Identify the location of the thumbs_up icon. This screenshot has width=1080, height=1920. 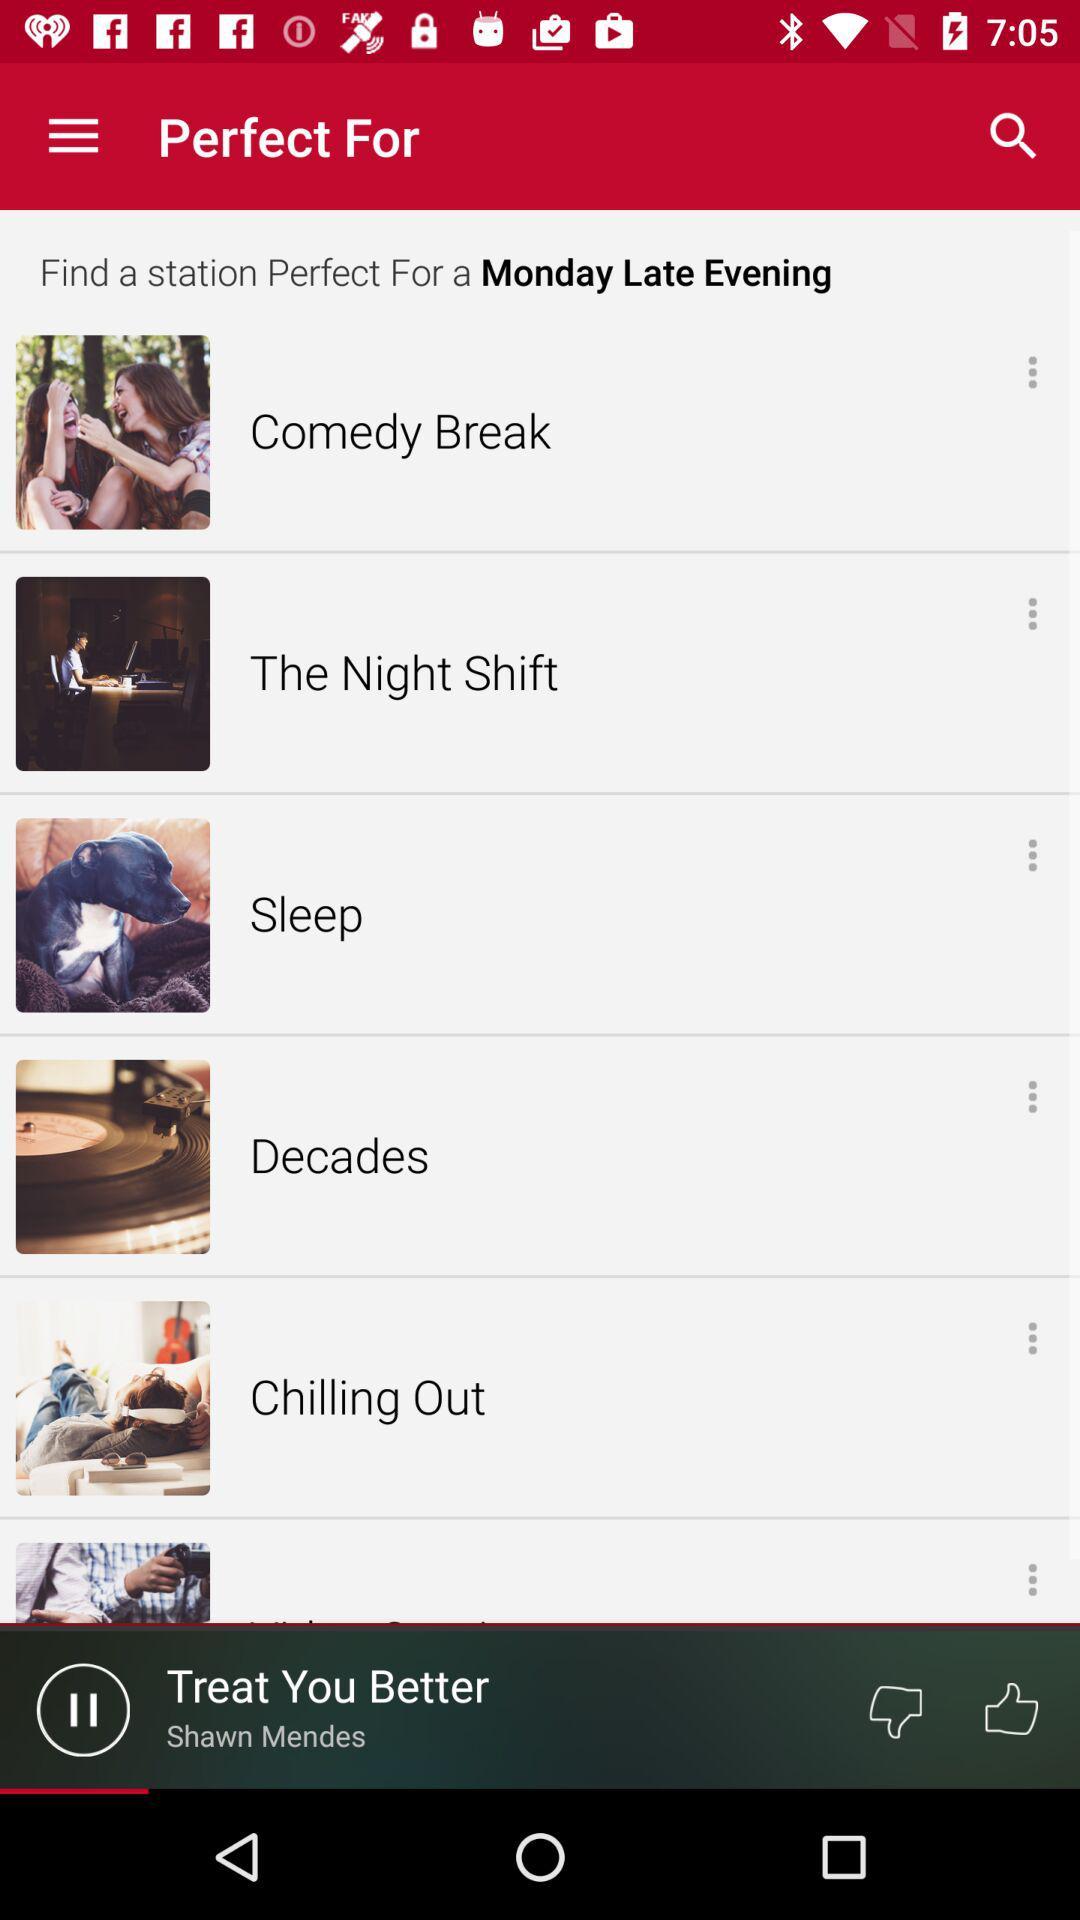
(1011, 1708).